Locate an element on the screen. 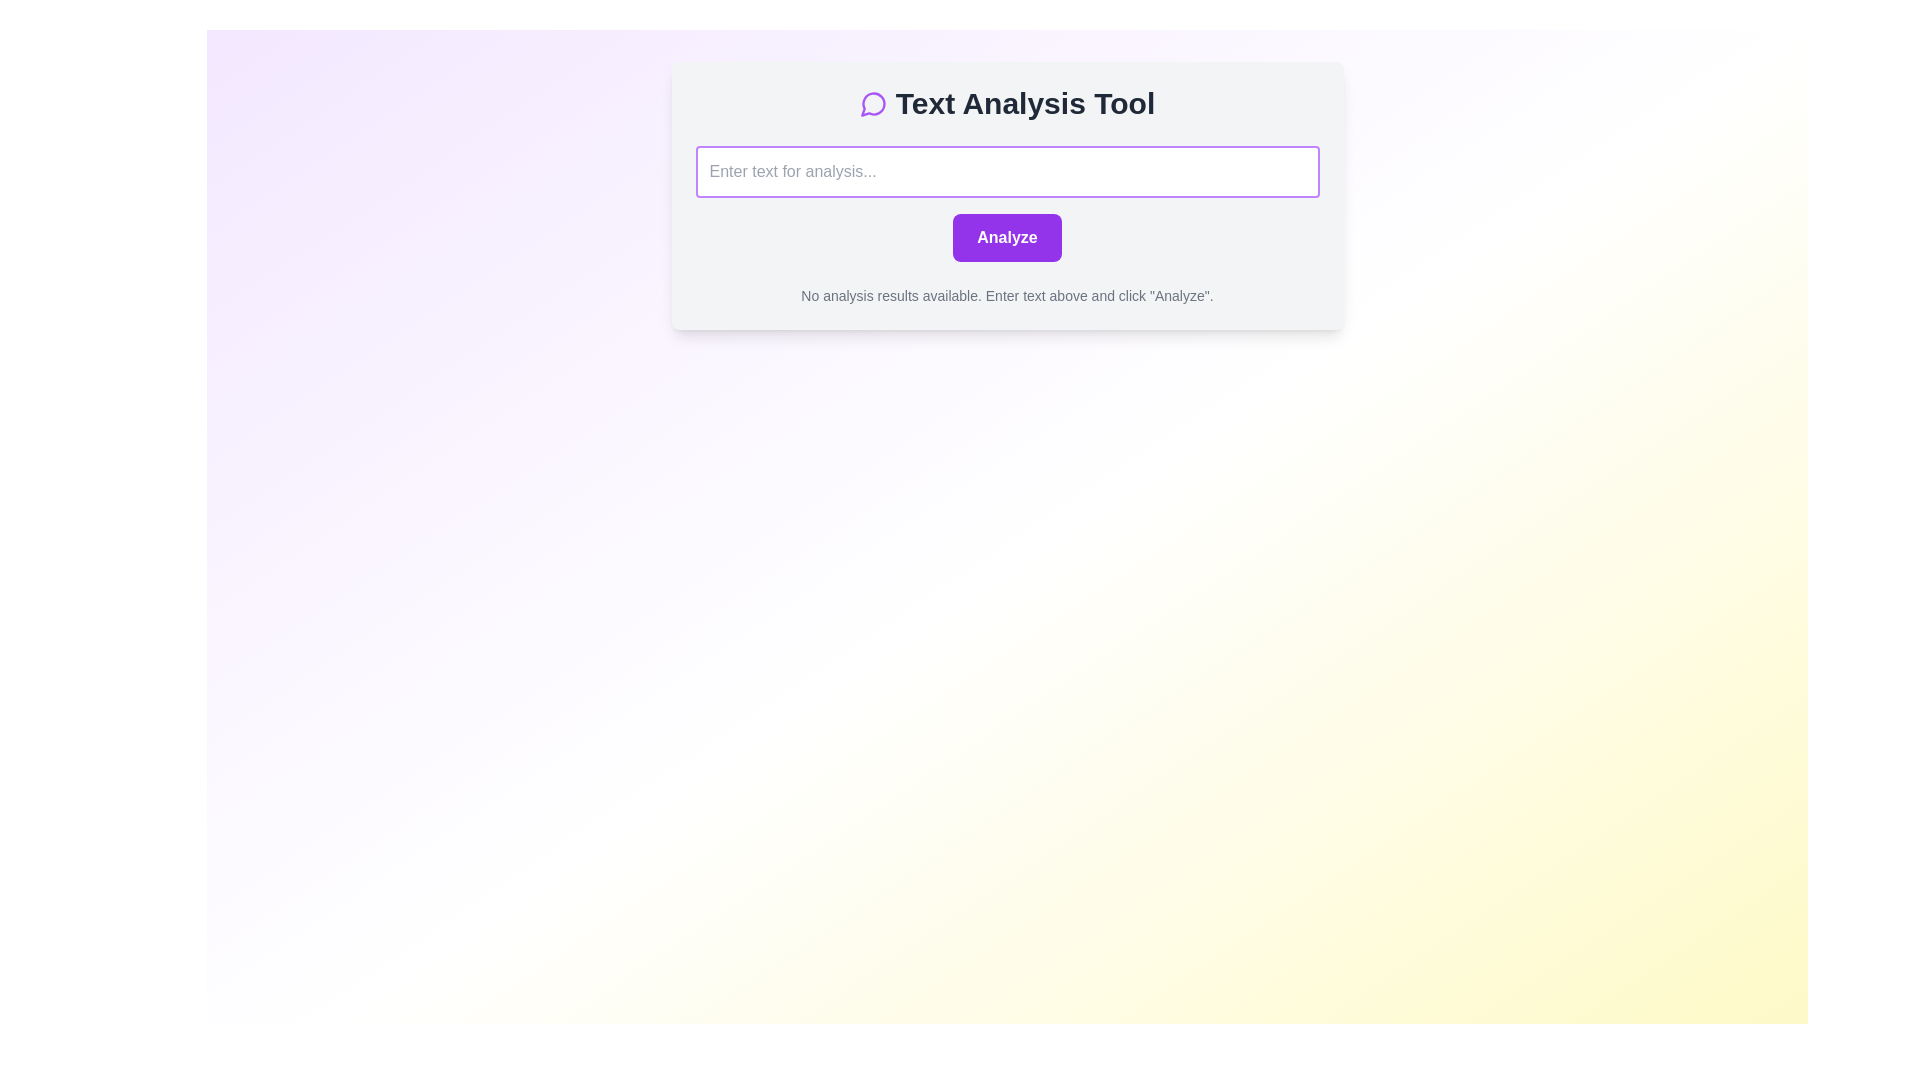 The width and height of the screenshot is (1920, 1080). the analysis button located below the 'Enter text for analysis...' input field to observe the animation effect is located at coordinates (1007, 237).